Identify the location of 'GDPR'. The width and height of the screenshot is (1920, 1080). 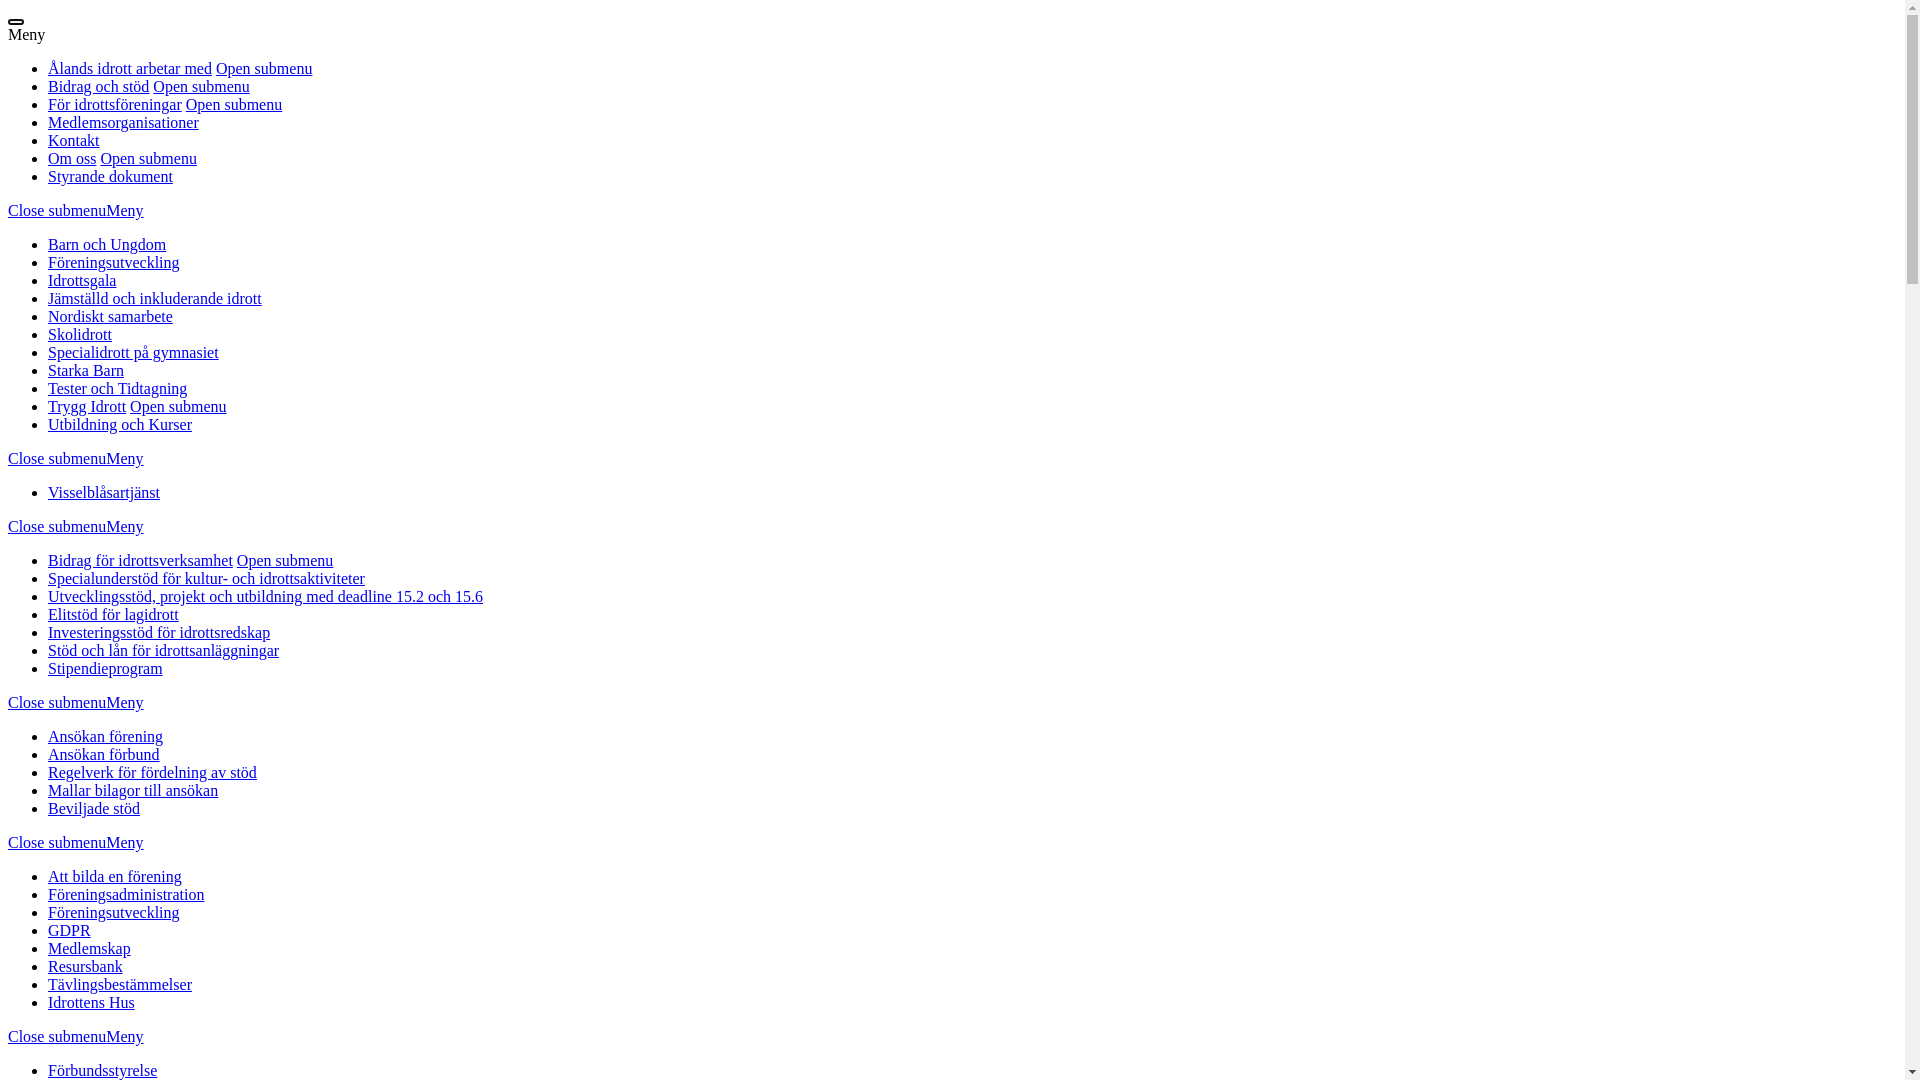
(69, 930).